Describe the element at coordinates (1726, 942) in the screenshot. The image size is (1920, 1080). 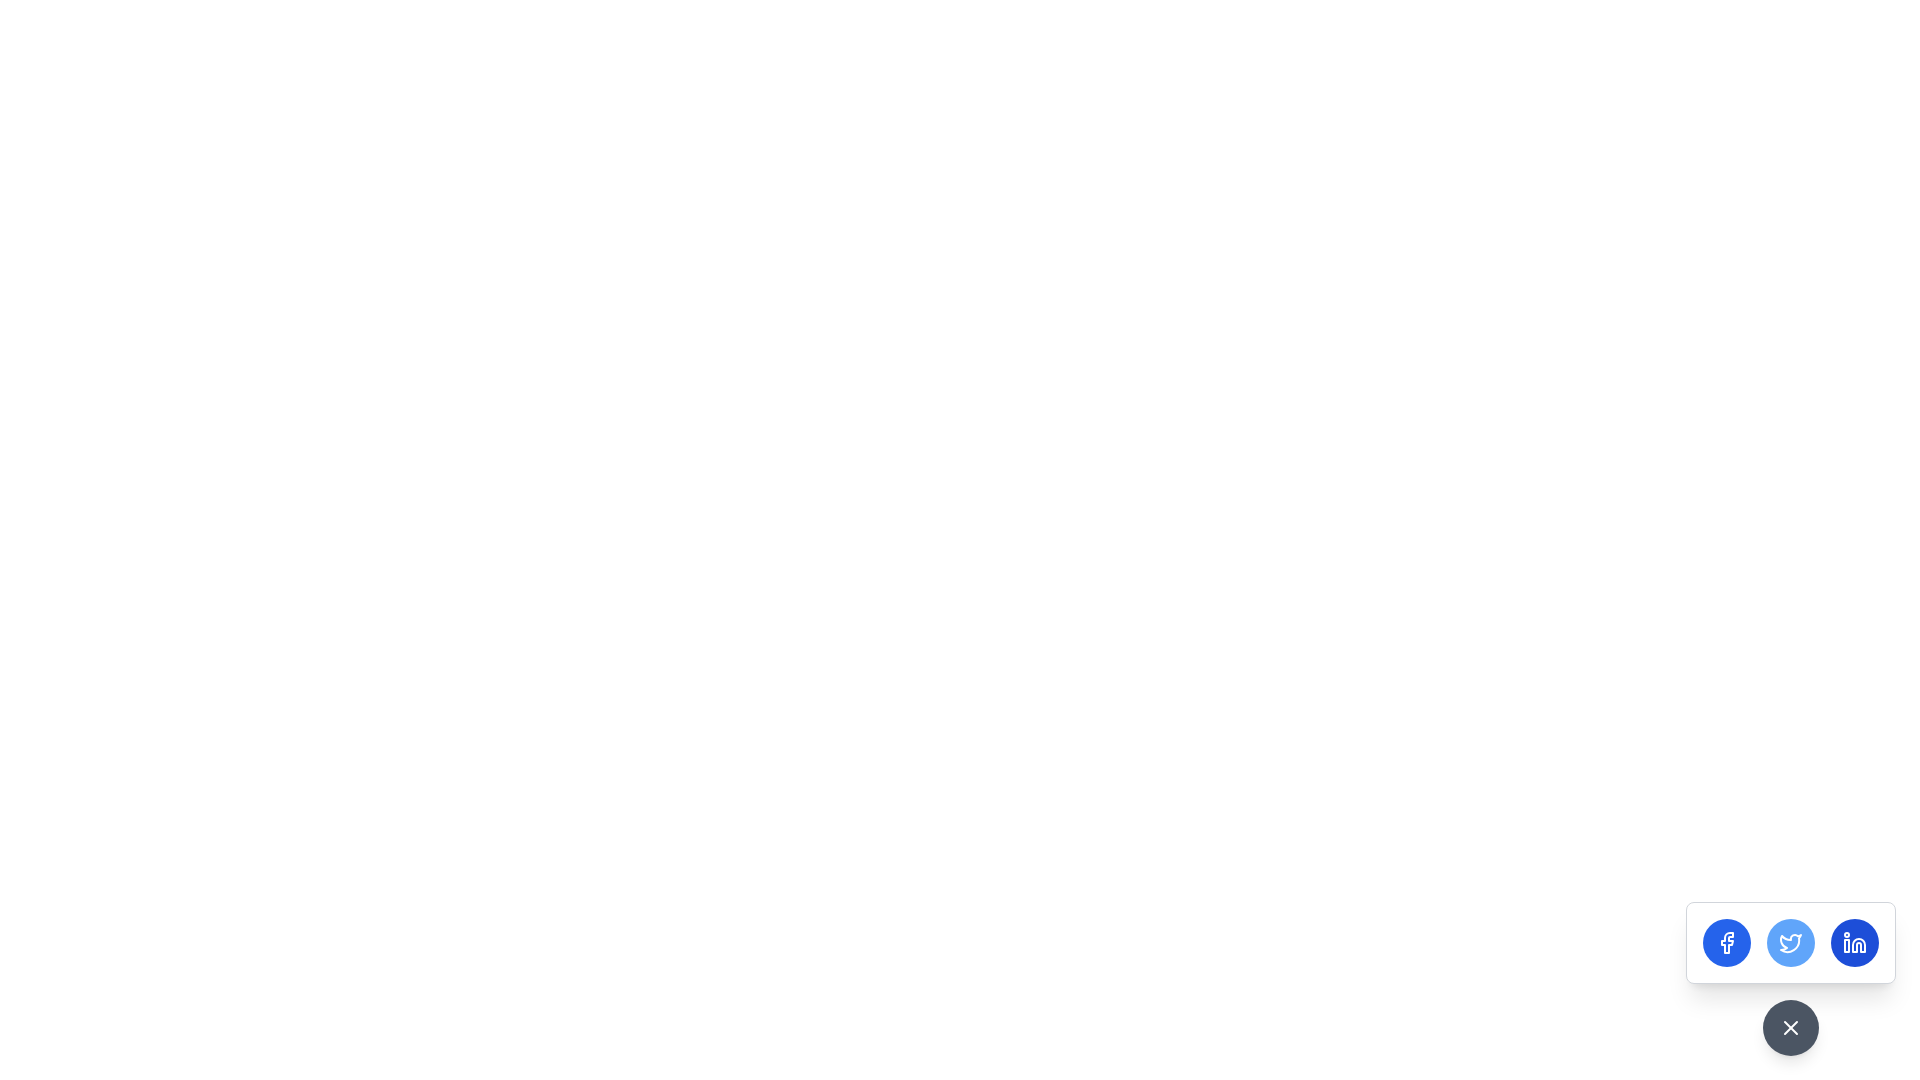
I see `the Facebook icon button located in the bottom-right corner of the interface, which is the first among a horizontal row of three icons` at that location.